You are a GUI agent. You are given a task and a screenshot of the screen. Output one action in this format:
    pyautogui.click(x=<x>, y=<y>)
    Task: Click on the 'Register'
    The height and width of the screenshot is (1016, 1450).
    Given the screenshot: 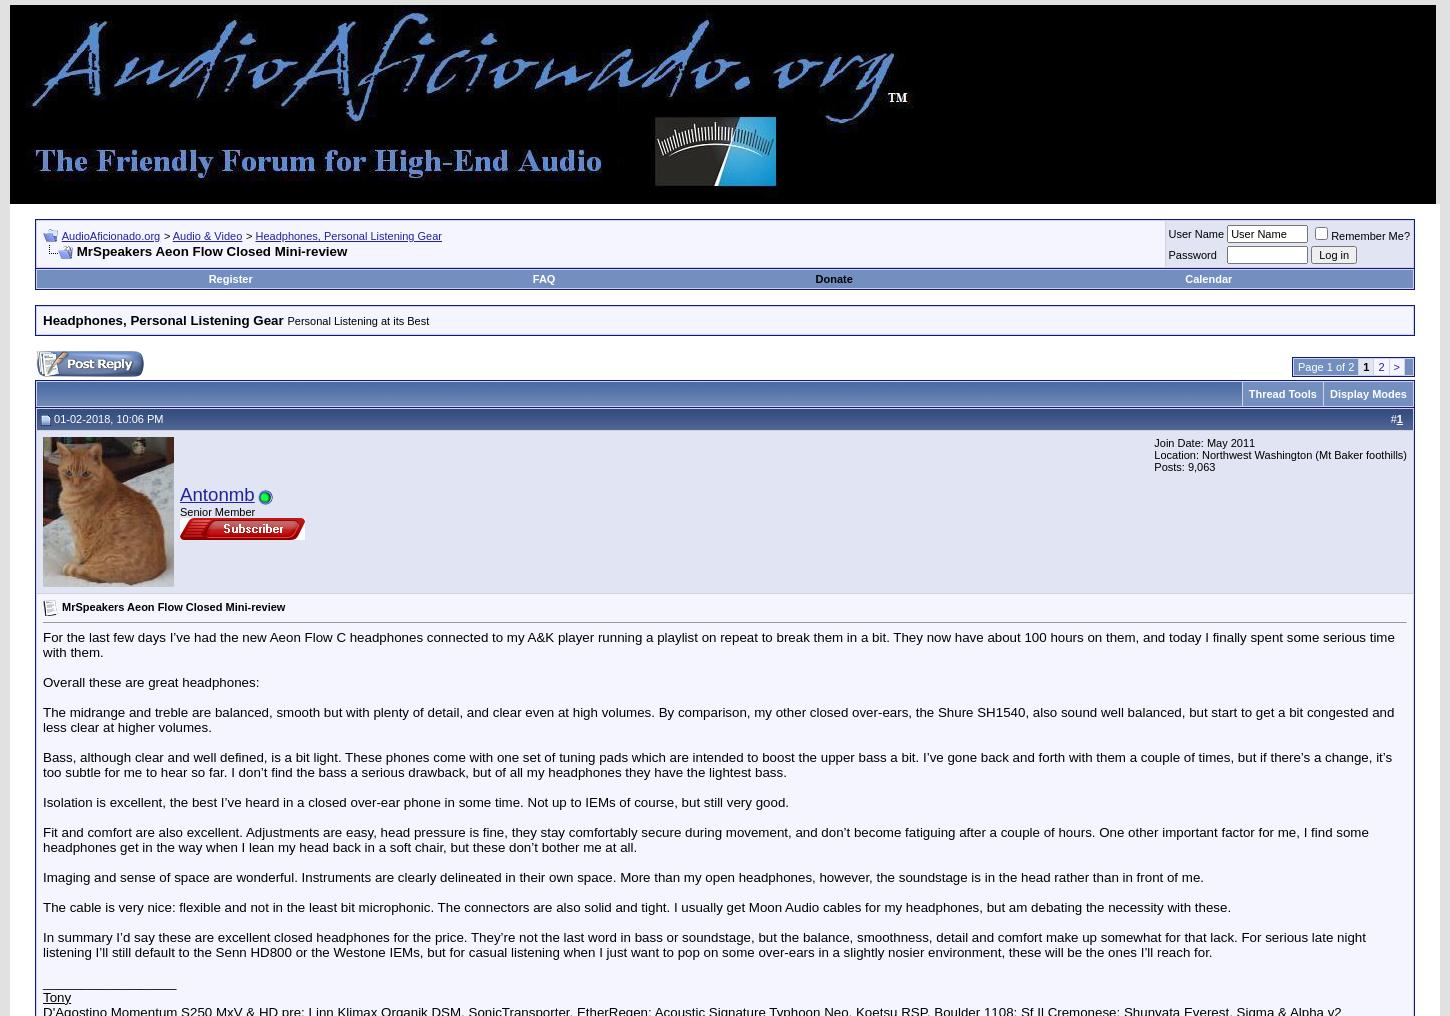 What is the action you would take?
    pyautogui.click(x=228, y=277)
    